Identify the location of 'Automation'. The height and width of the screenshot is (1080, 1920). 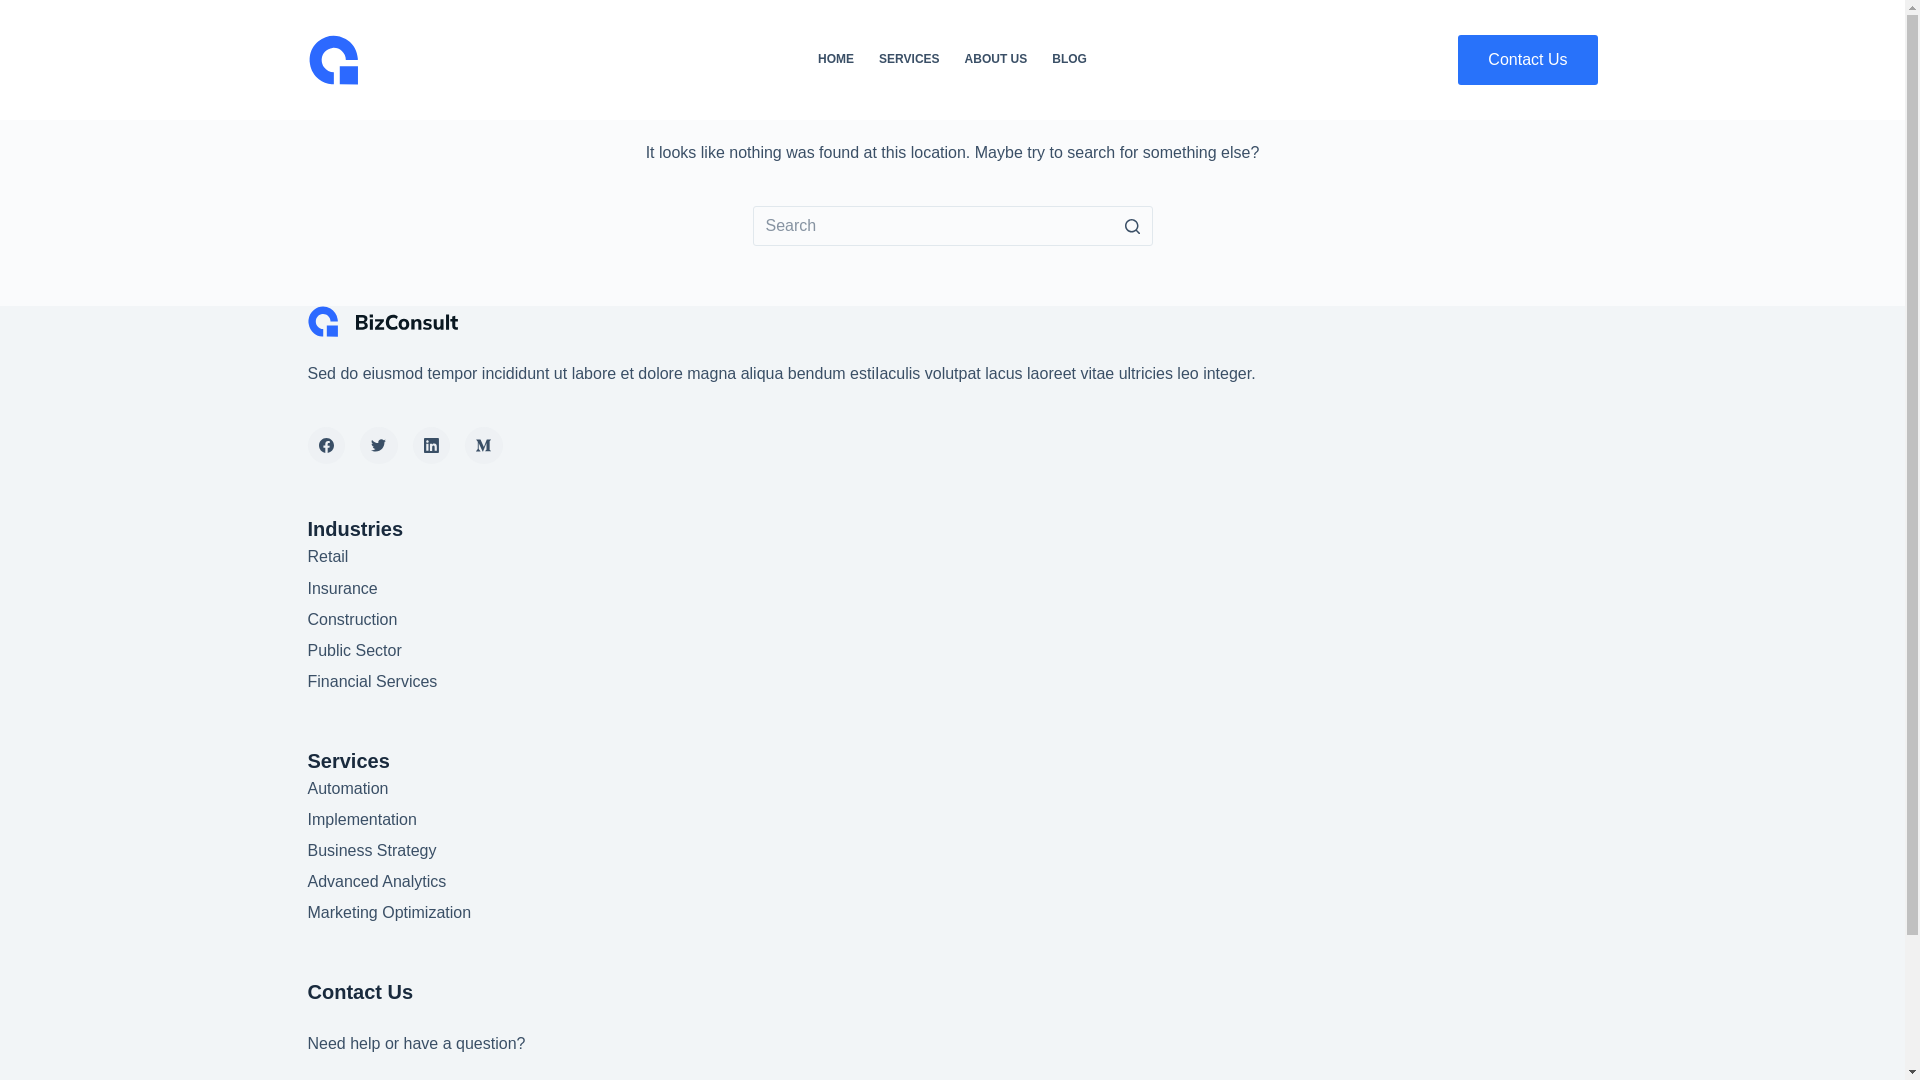
(348, 787).